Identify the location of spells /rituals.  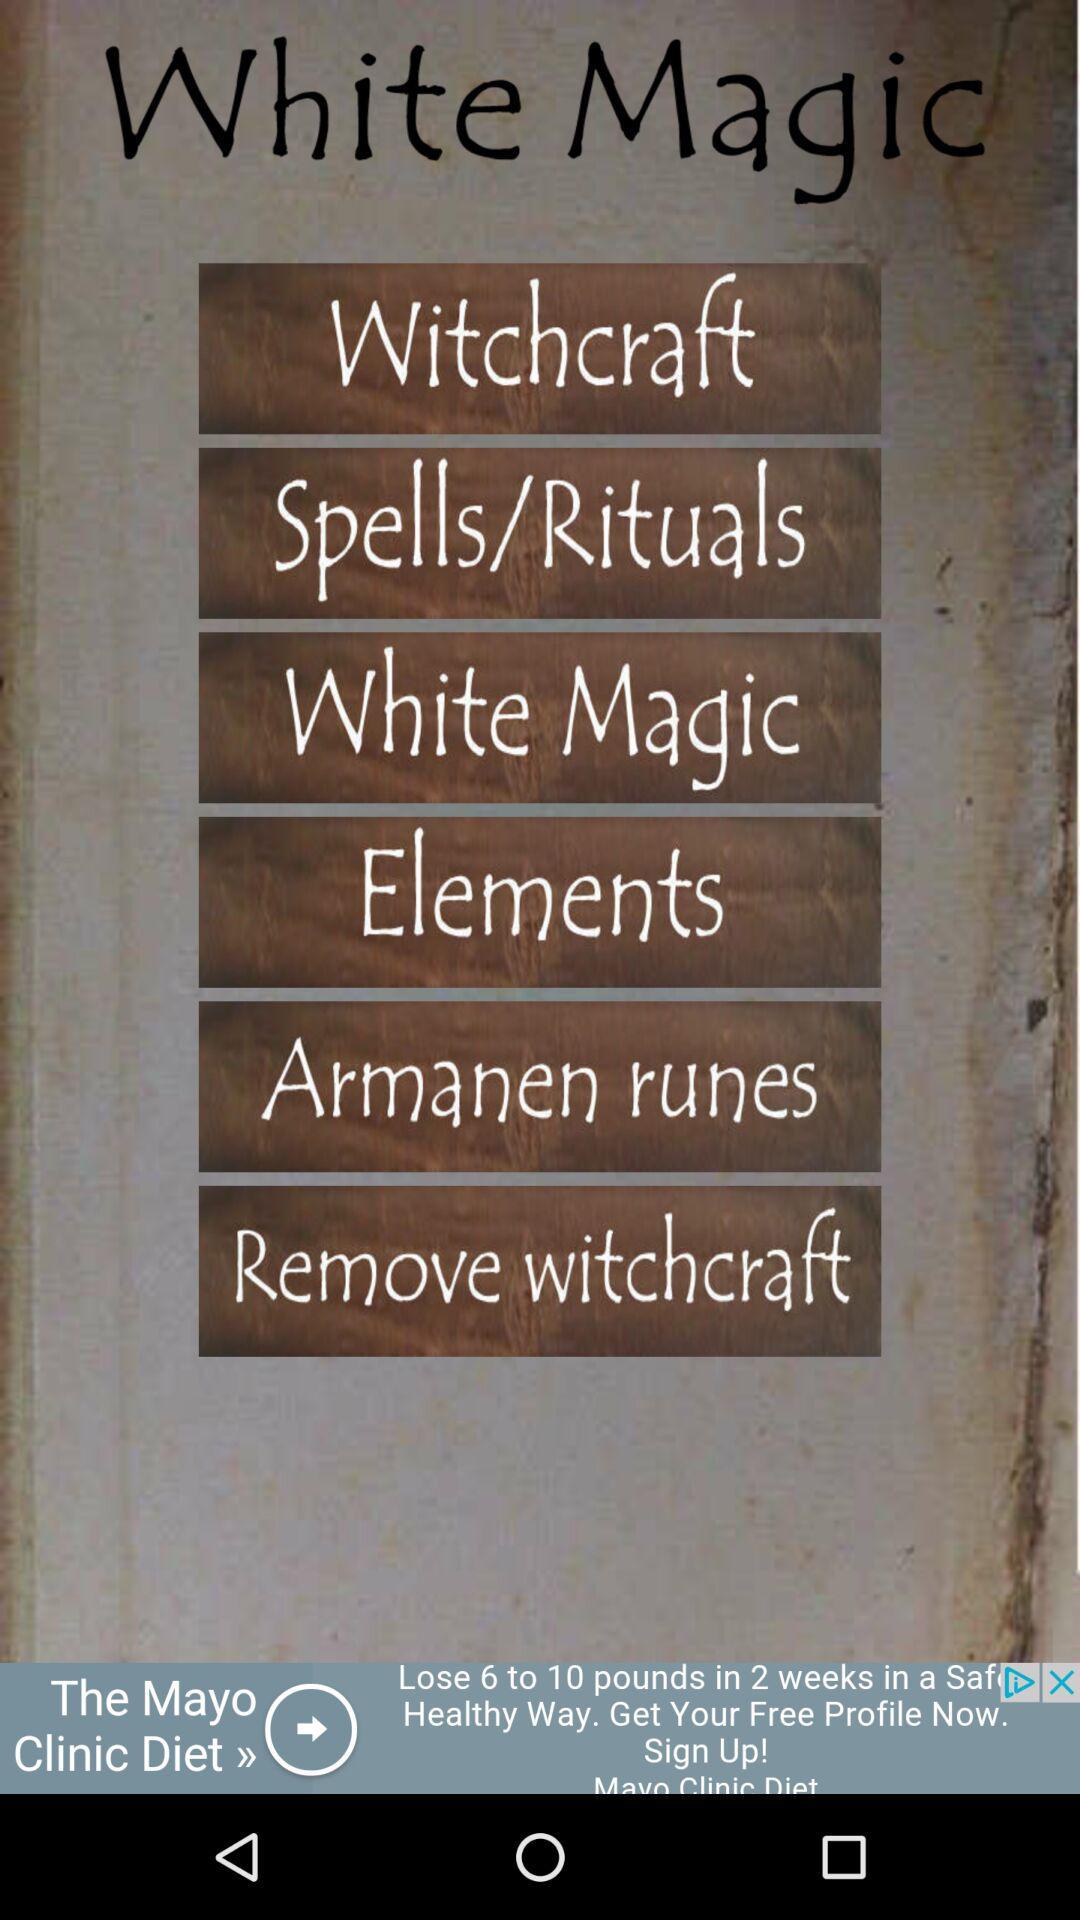
(540, 533).